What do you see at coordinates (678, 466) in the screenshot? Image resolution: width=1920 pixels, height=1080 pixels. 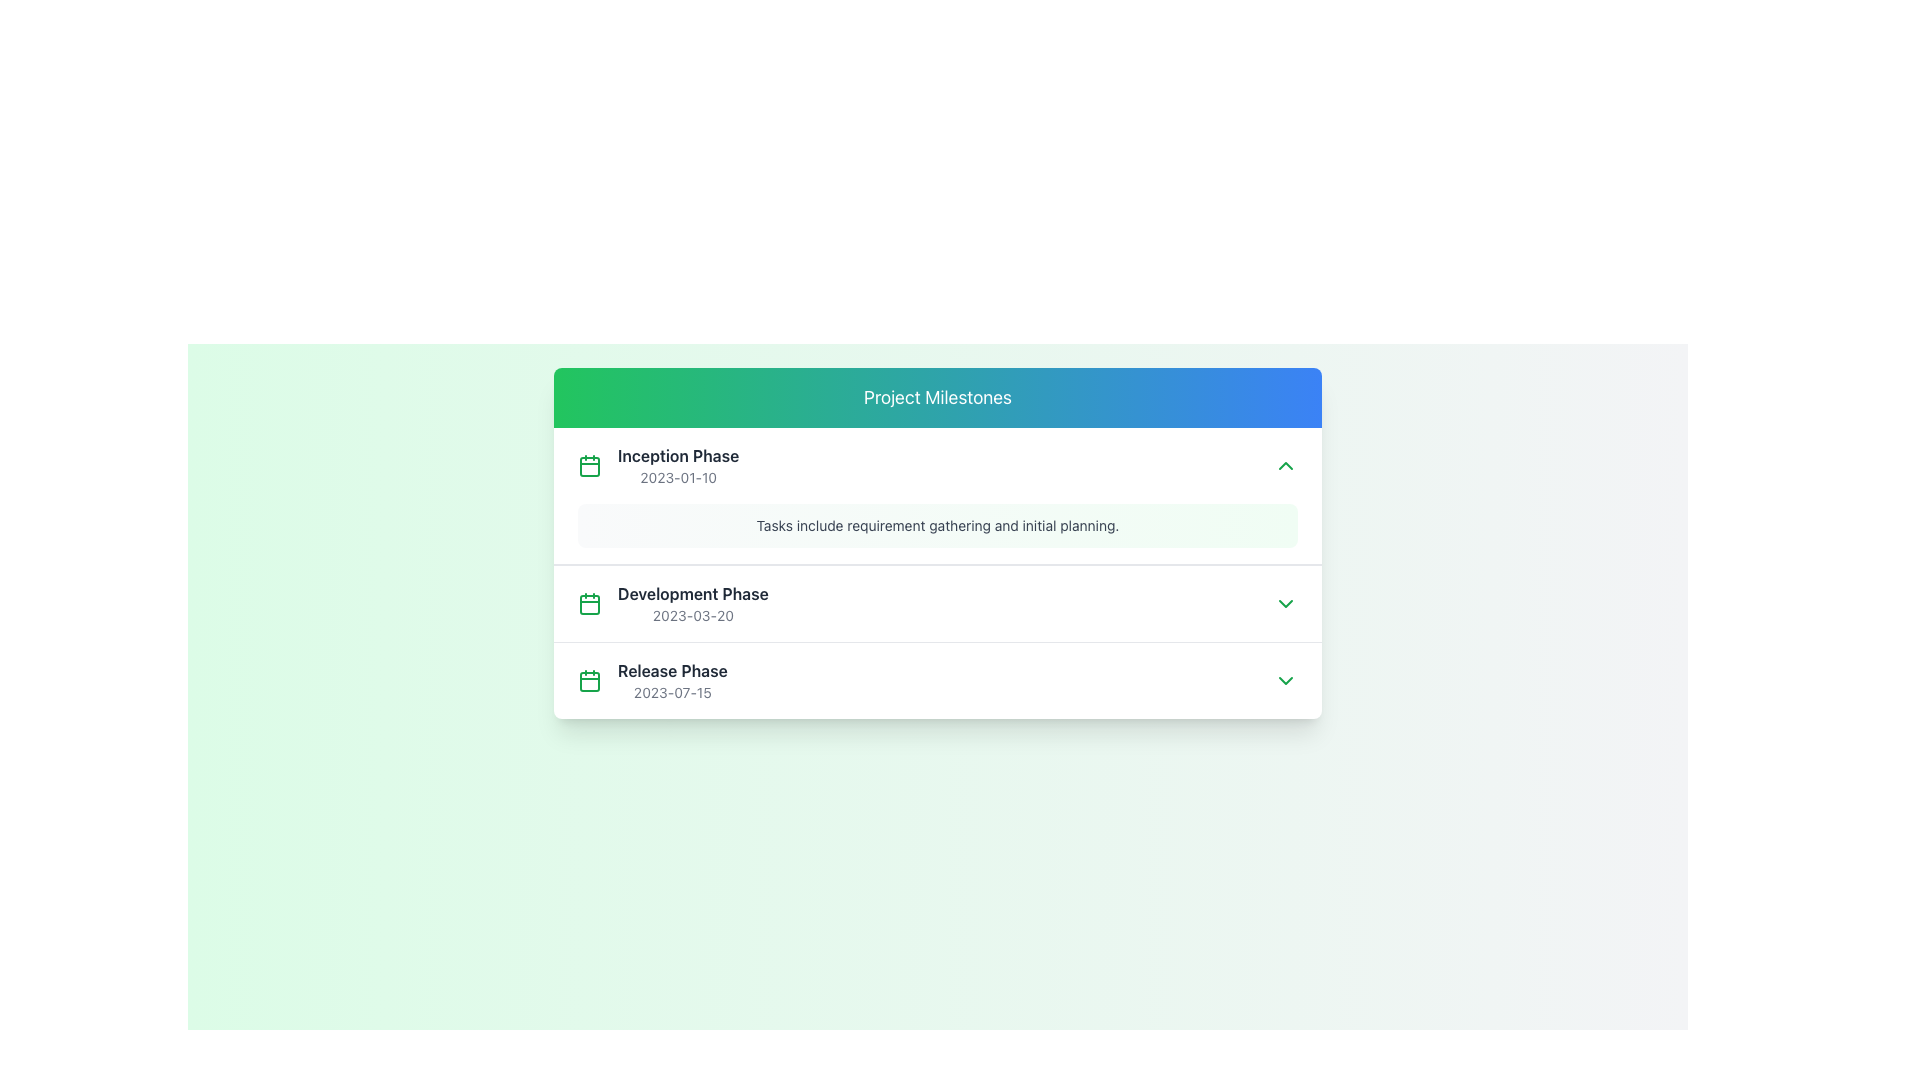 I see `the Text Label displaying 'Inception Phase' and its date '2023-01-10', which is the first milestone under the 'Project Milestones' heading` at bounding box center [678, 466].